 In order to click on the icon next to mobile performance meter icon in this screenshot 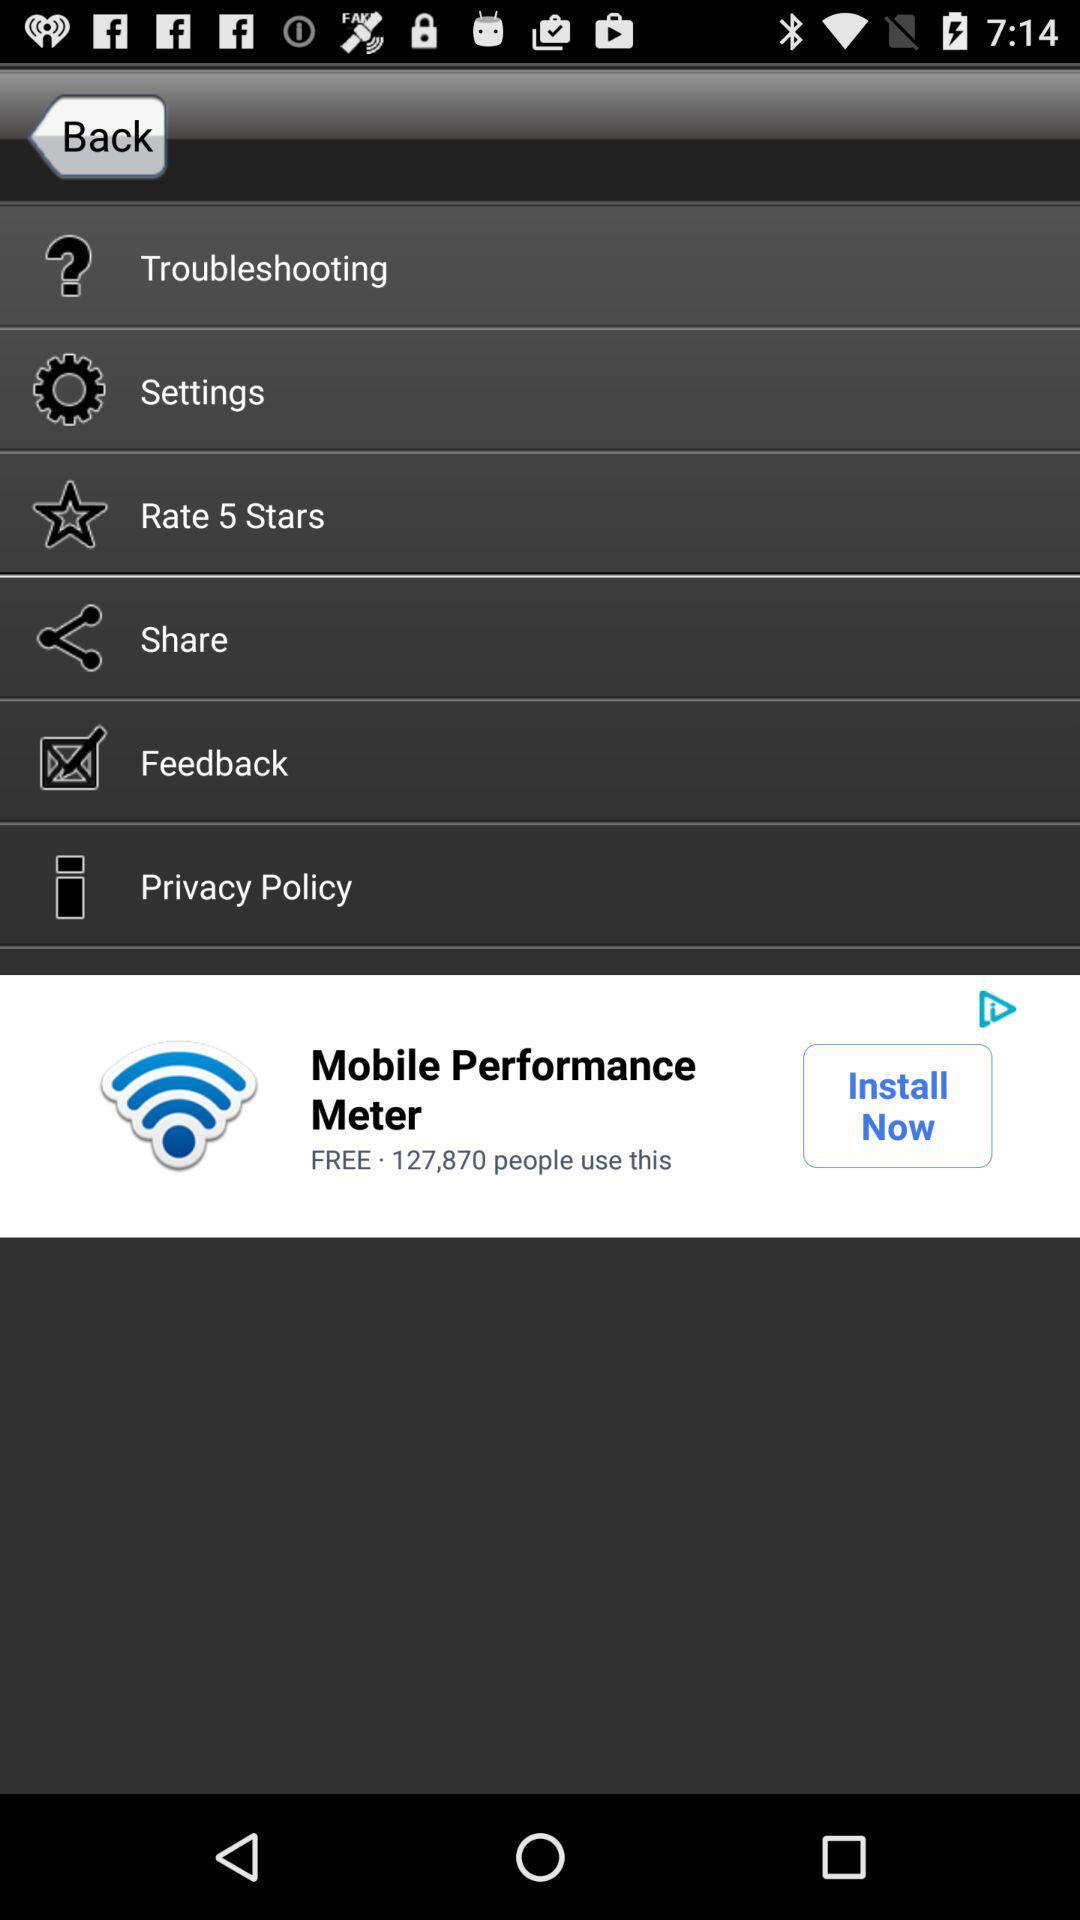, I will do `click(896, 1104)`.